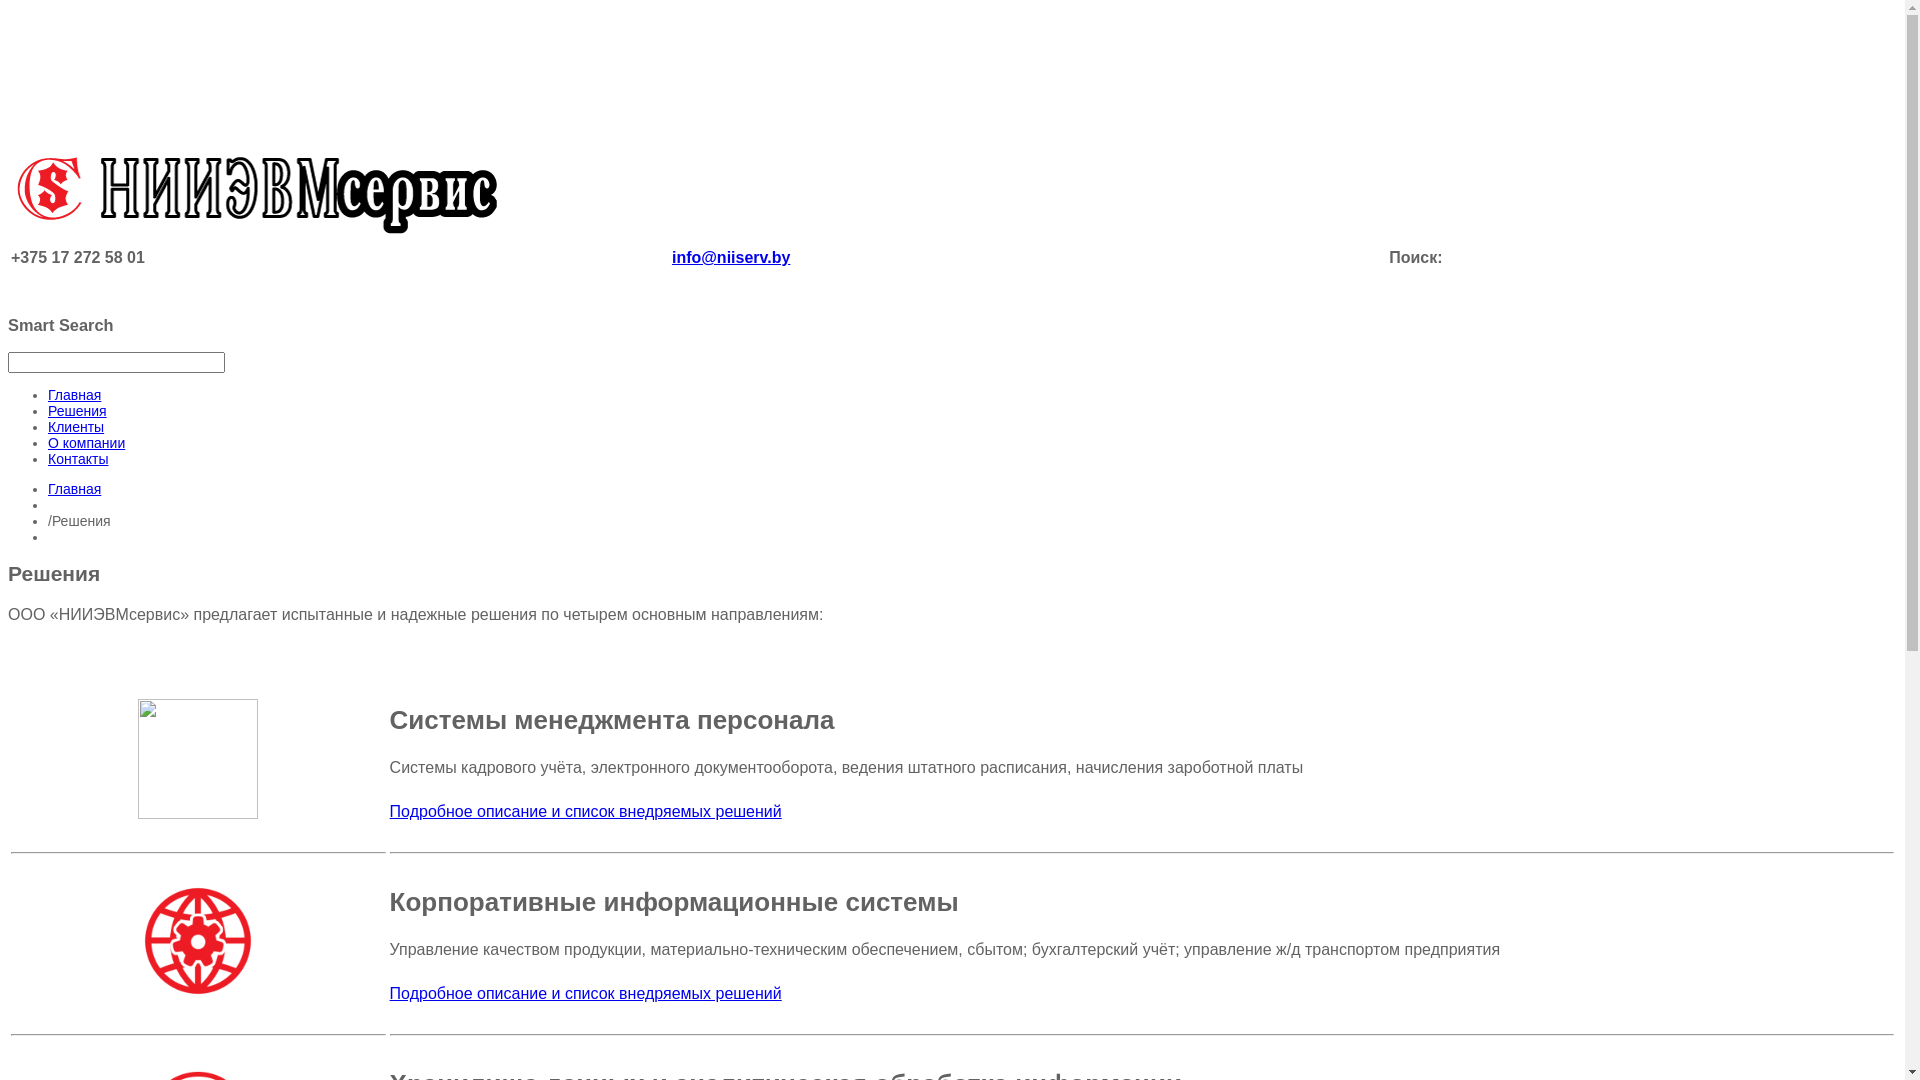  What do you see at coordinates (729, 256) in the screenshot?
I see `'info@niiserv.by'` at bounding box center [729, 256].